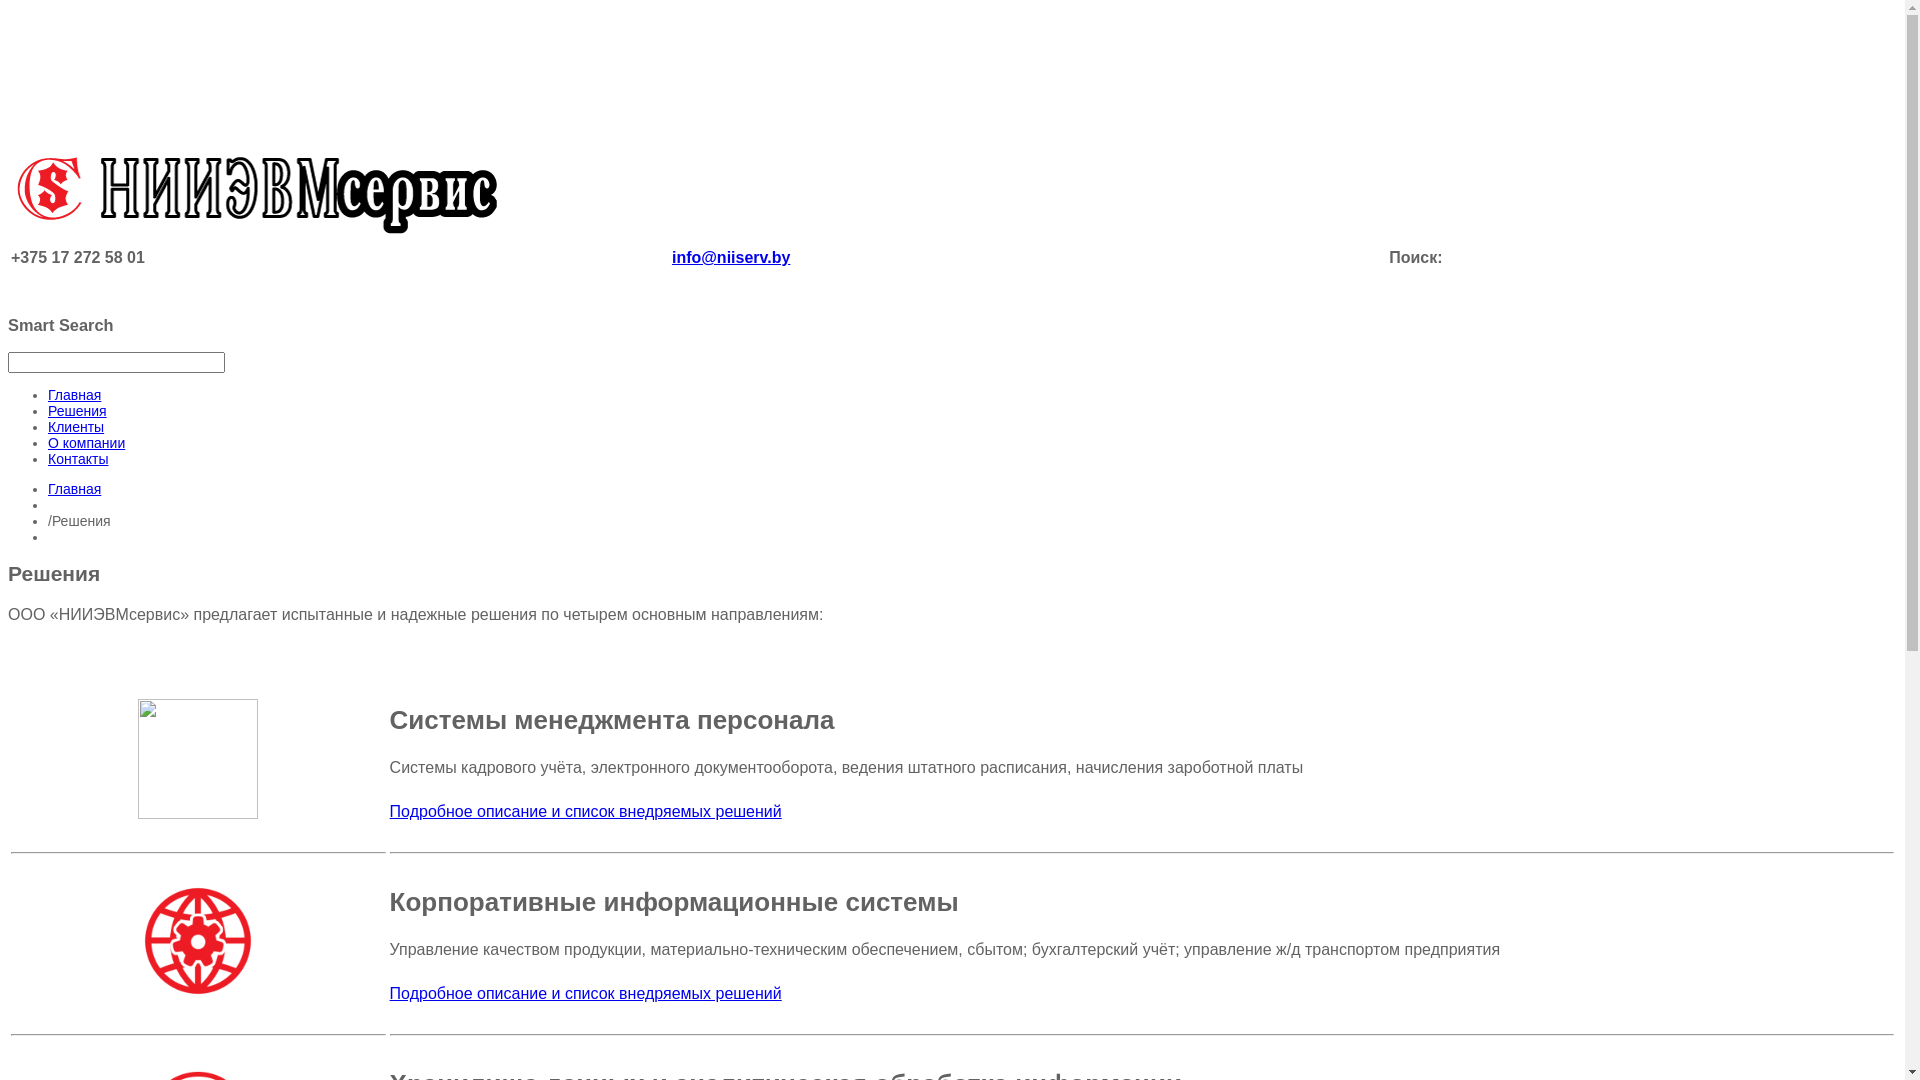  What do you see at coordinates (729, 256) in the screenshot?
I see `'info@niiserv.by'` at bounding box center [729, 256].